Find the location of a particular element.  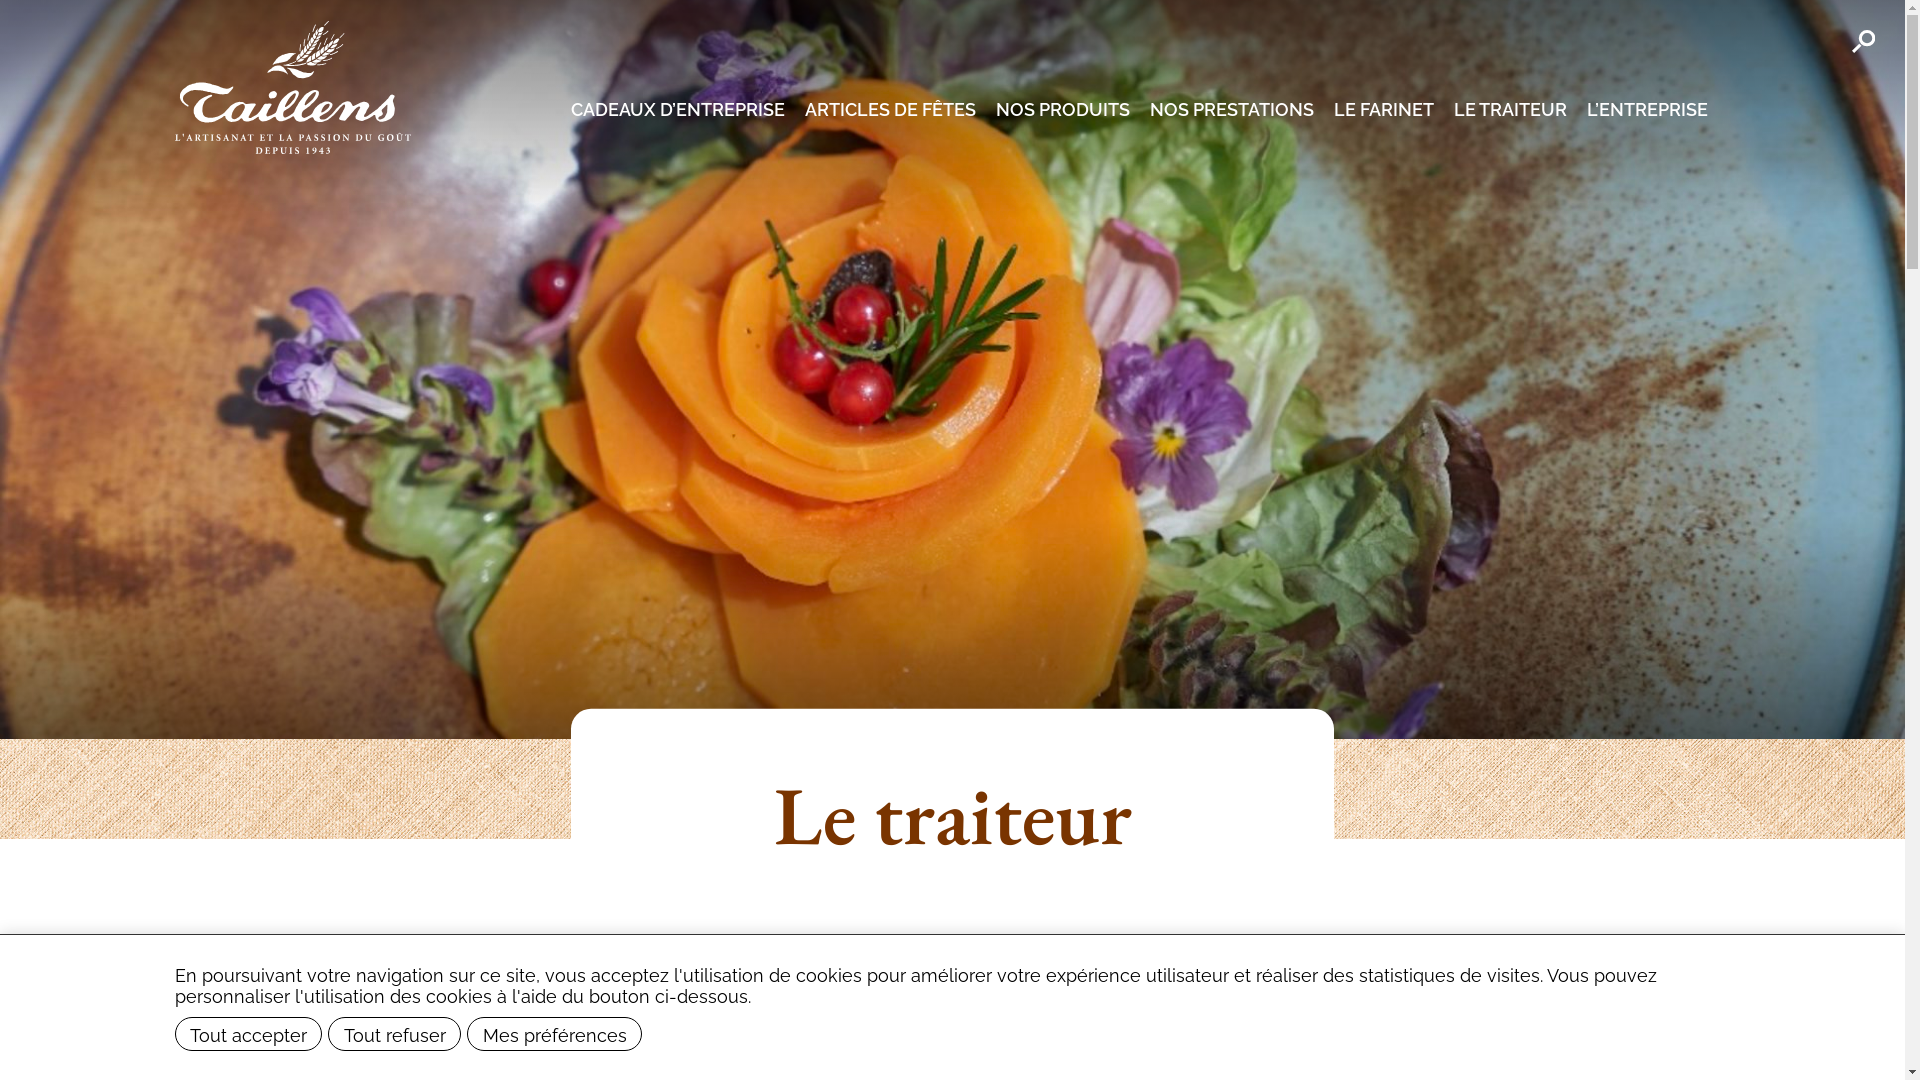

'Tout accepter' is located at coordinates (248, 1033).